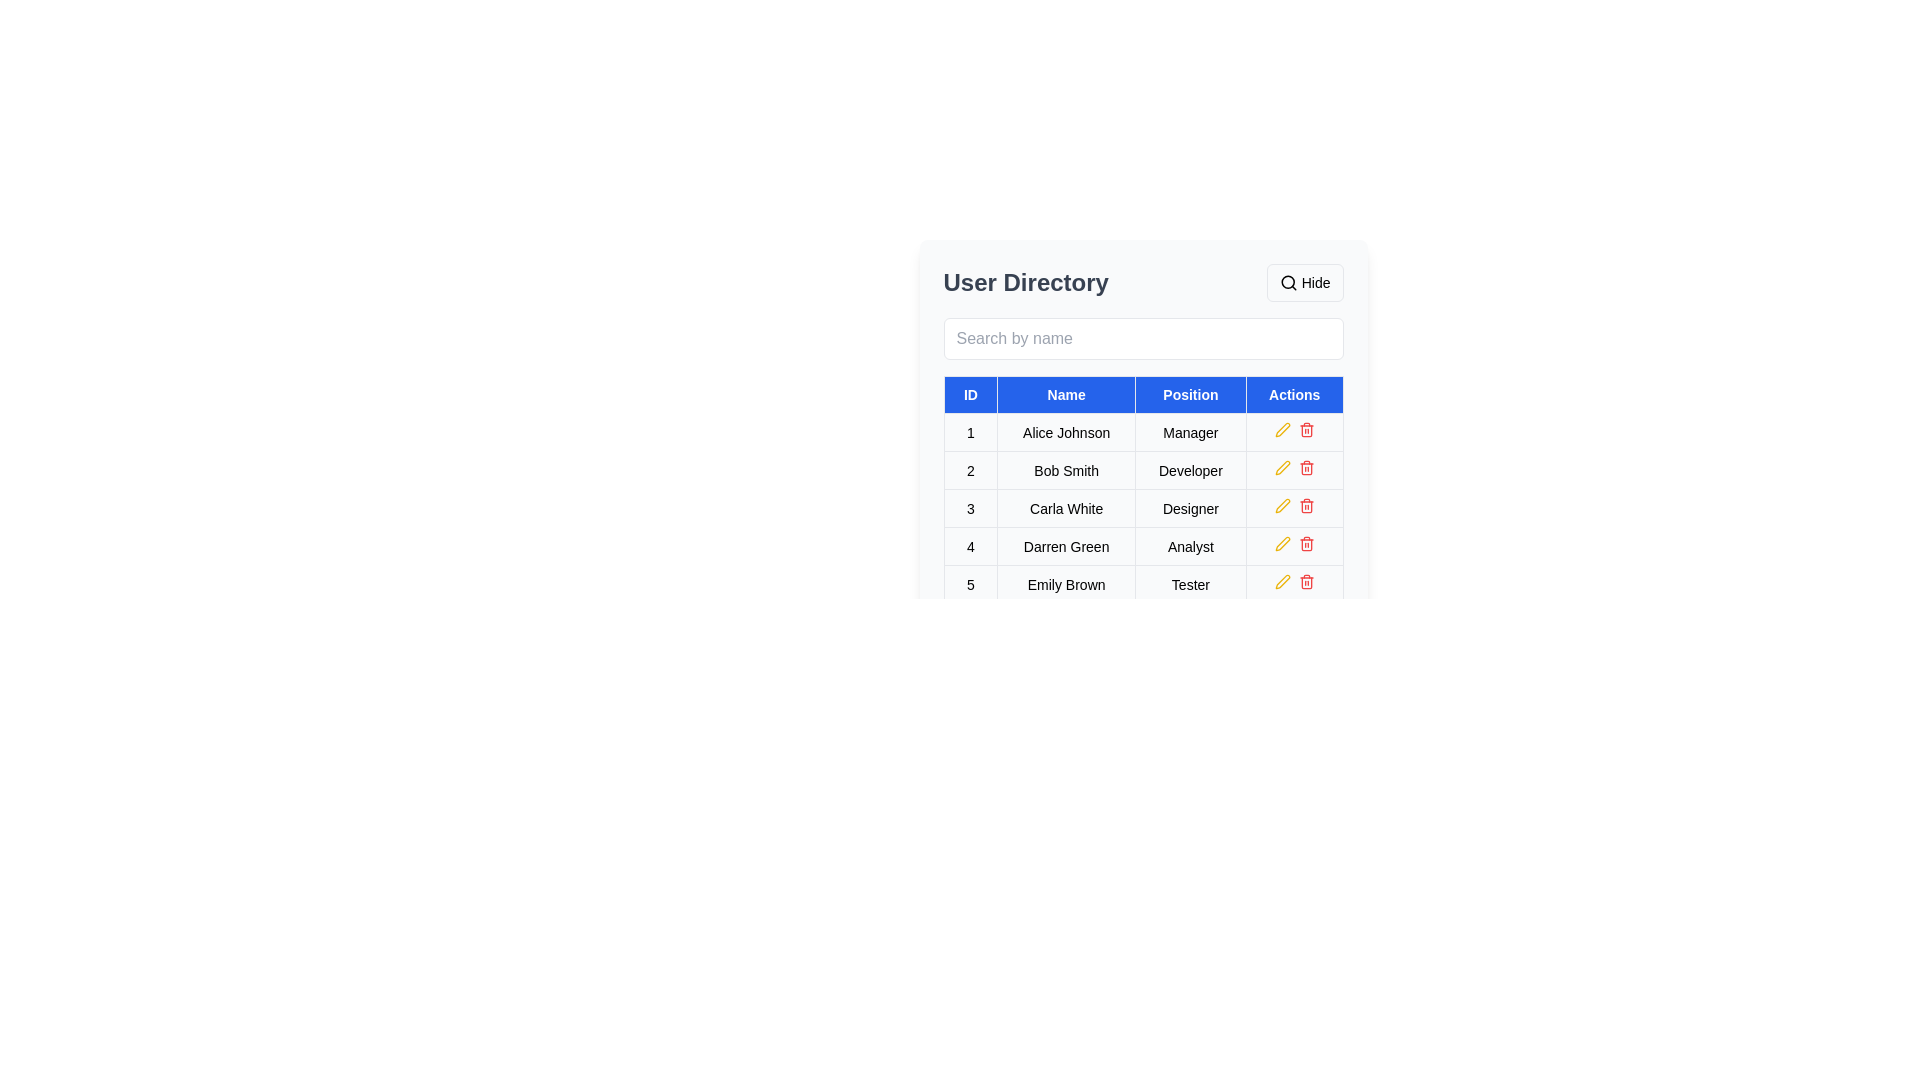  I want to click on the table cell containing the text '2', located in the first column under the 'ID' header, in the second row corresponding to the entry 'Bob Smith, Developer', so click(970, 470).